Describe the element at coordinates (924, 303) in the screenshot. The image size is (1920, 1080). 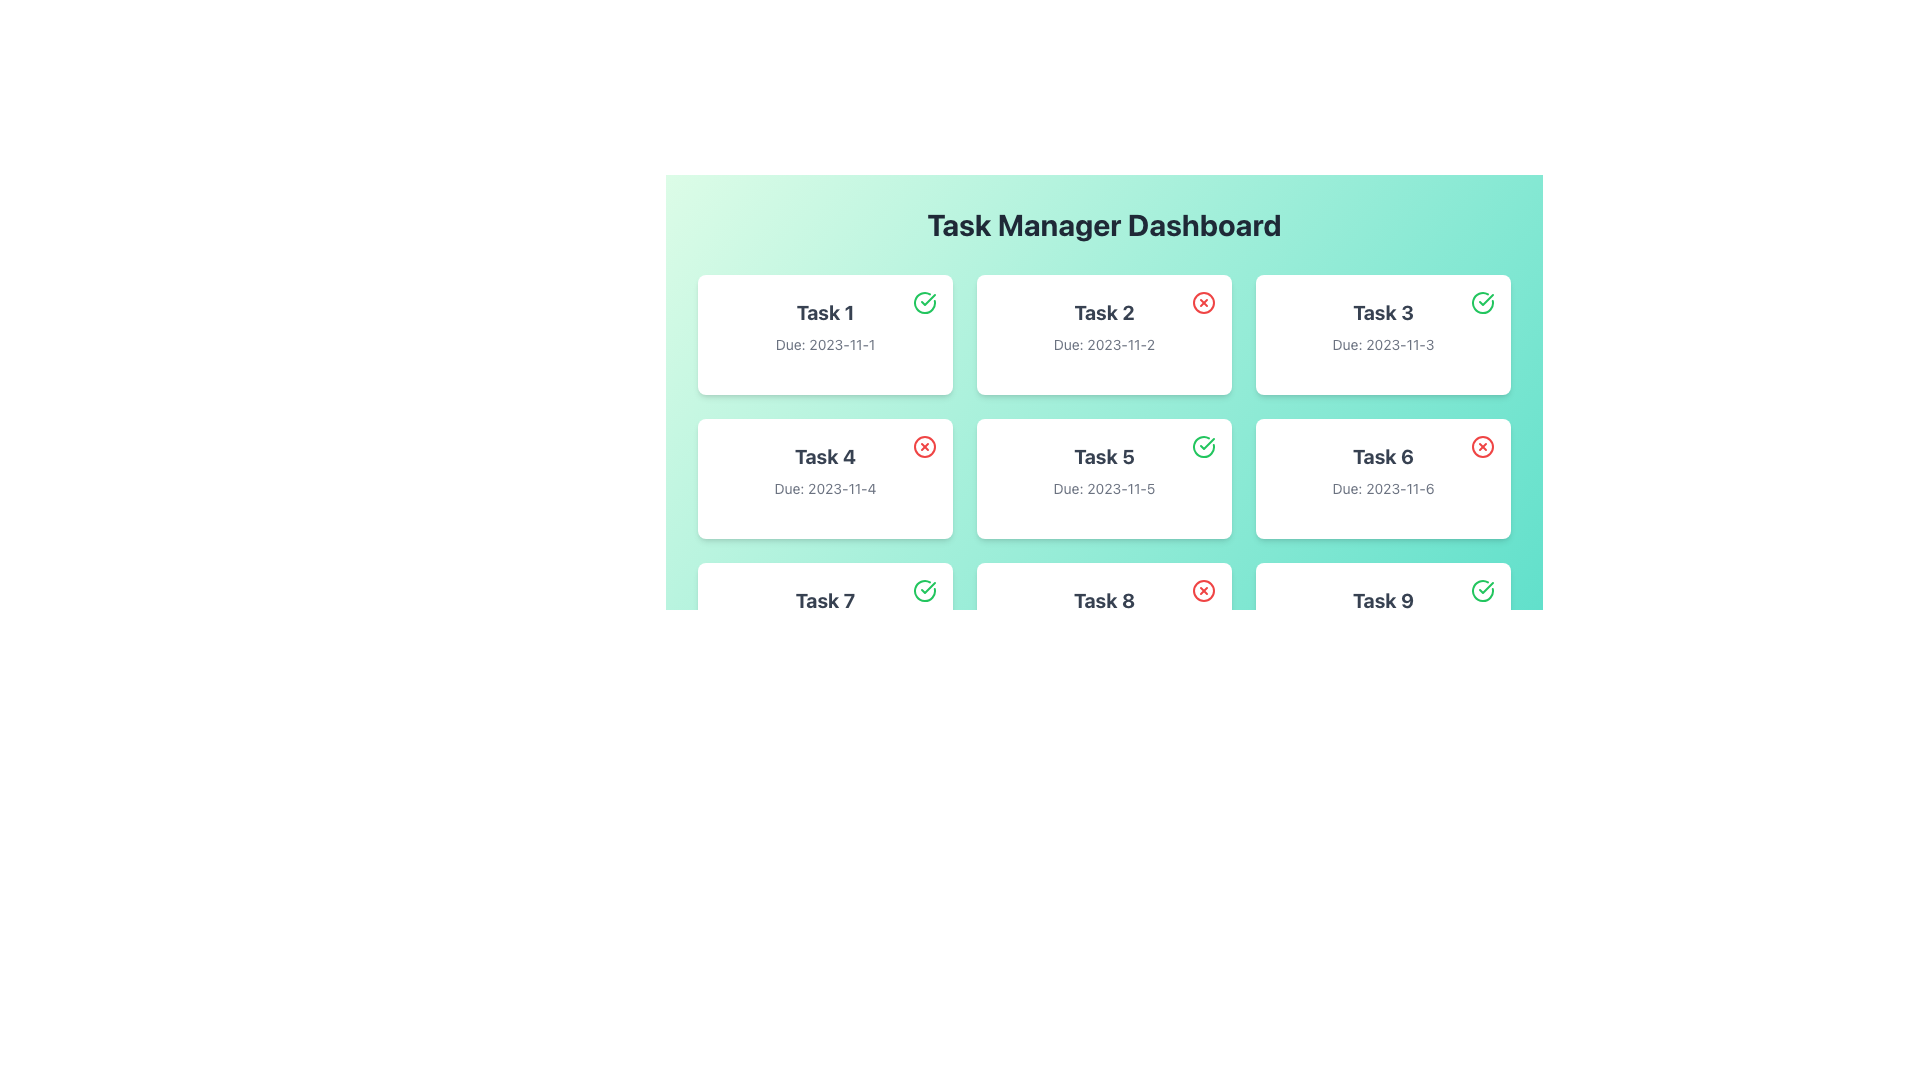
I see `the green checkmark icon located in the top-right corner of the 'Task 1' card with due date '2023-11-1'` at that location.